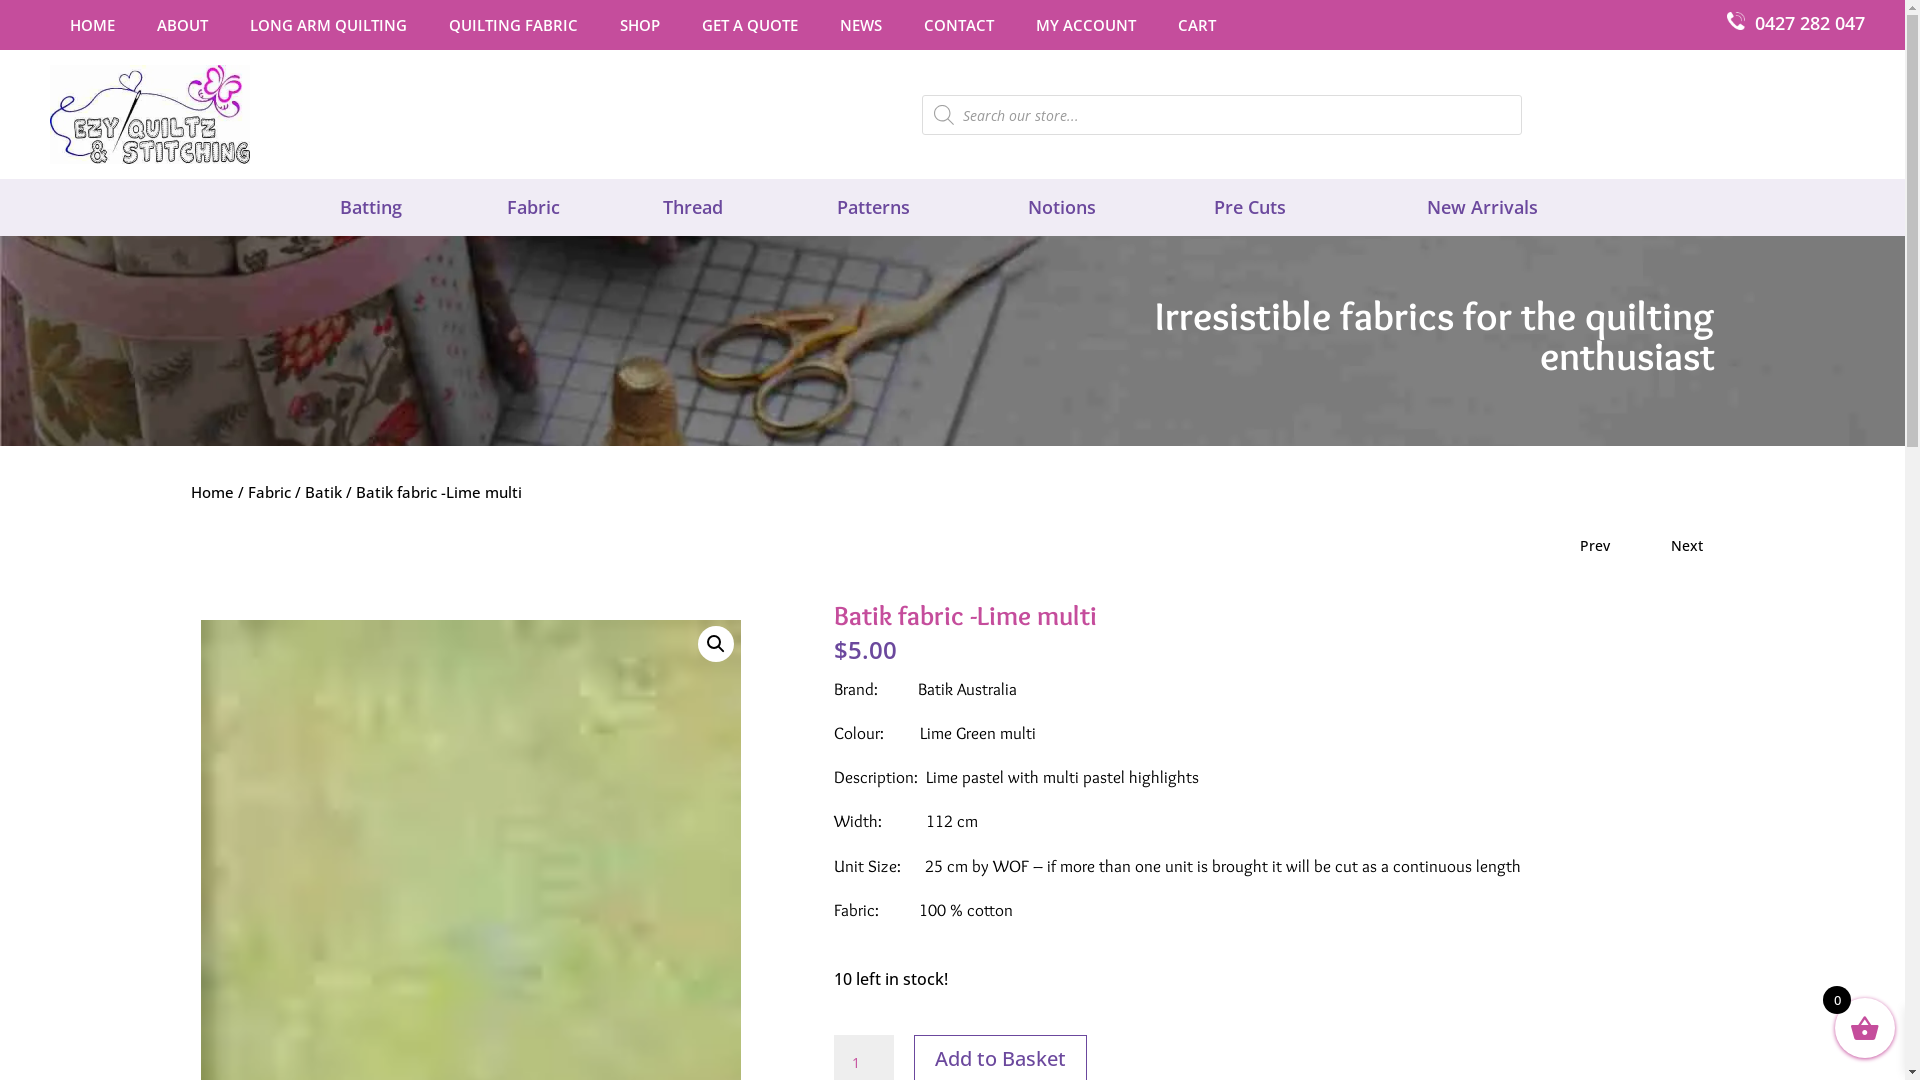  Describe the element at coordinates (1248, 207) in the screenshot. I see `'Pre Cuts'` at that location.